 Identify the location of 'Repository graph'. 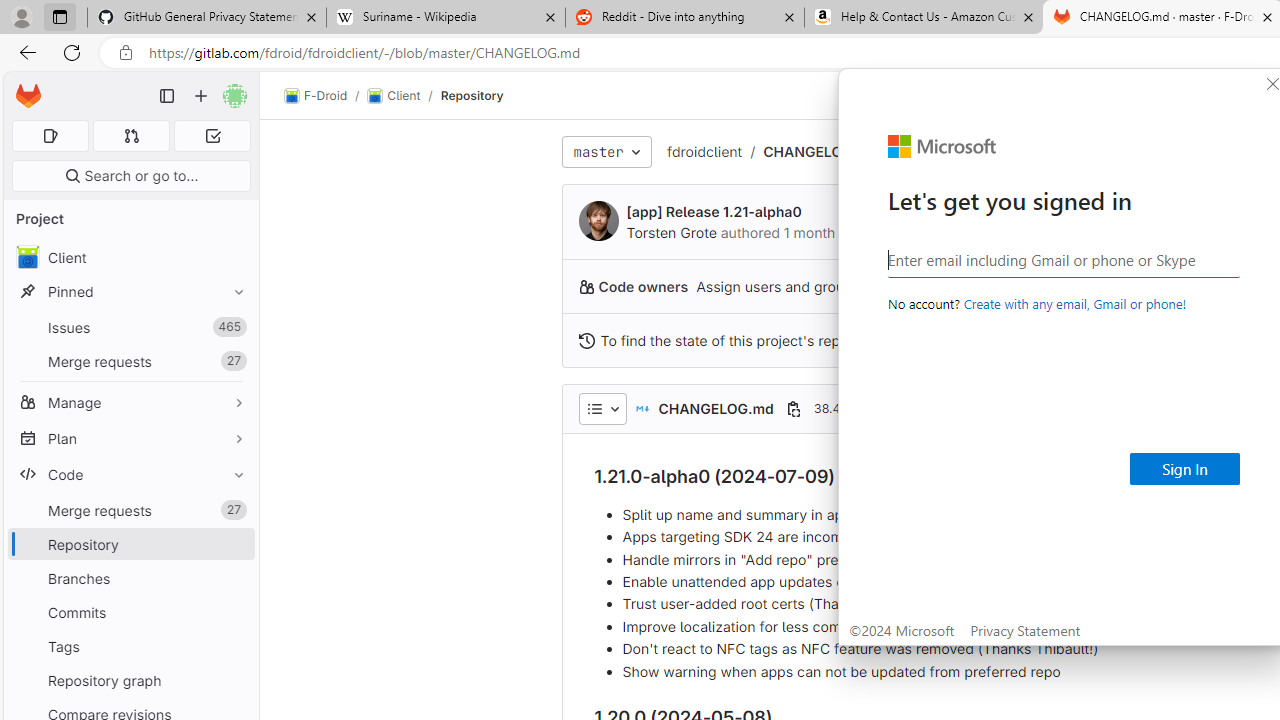
(130, 679).